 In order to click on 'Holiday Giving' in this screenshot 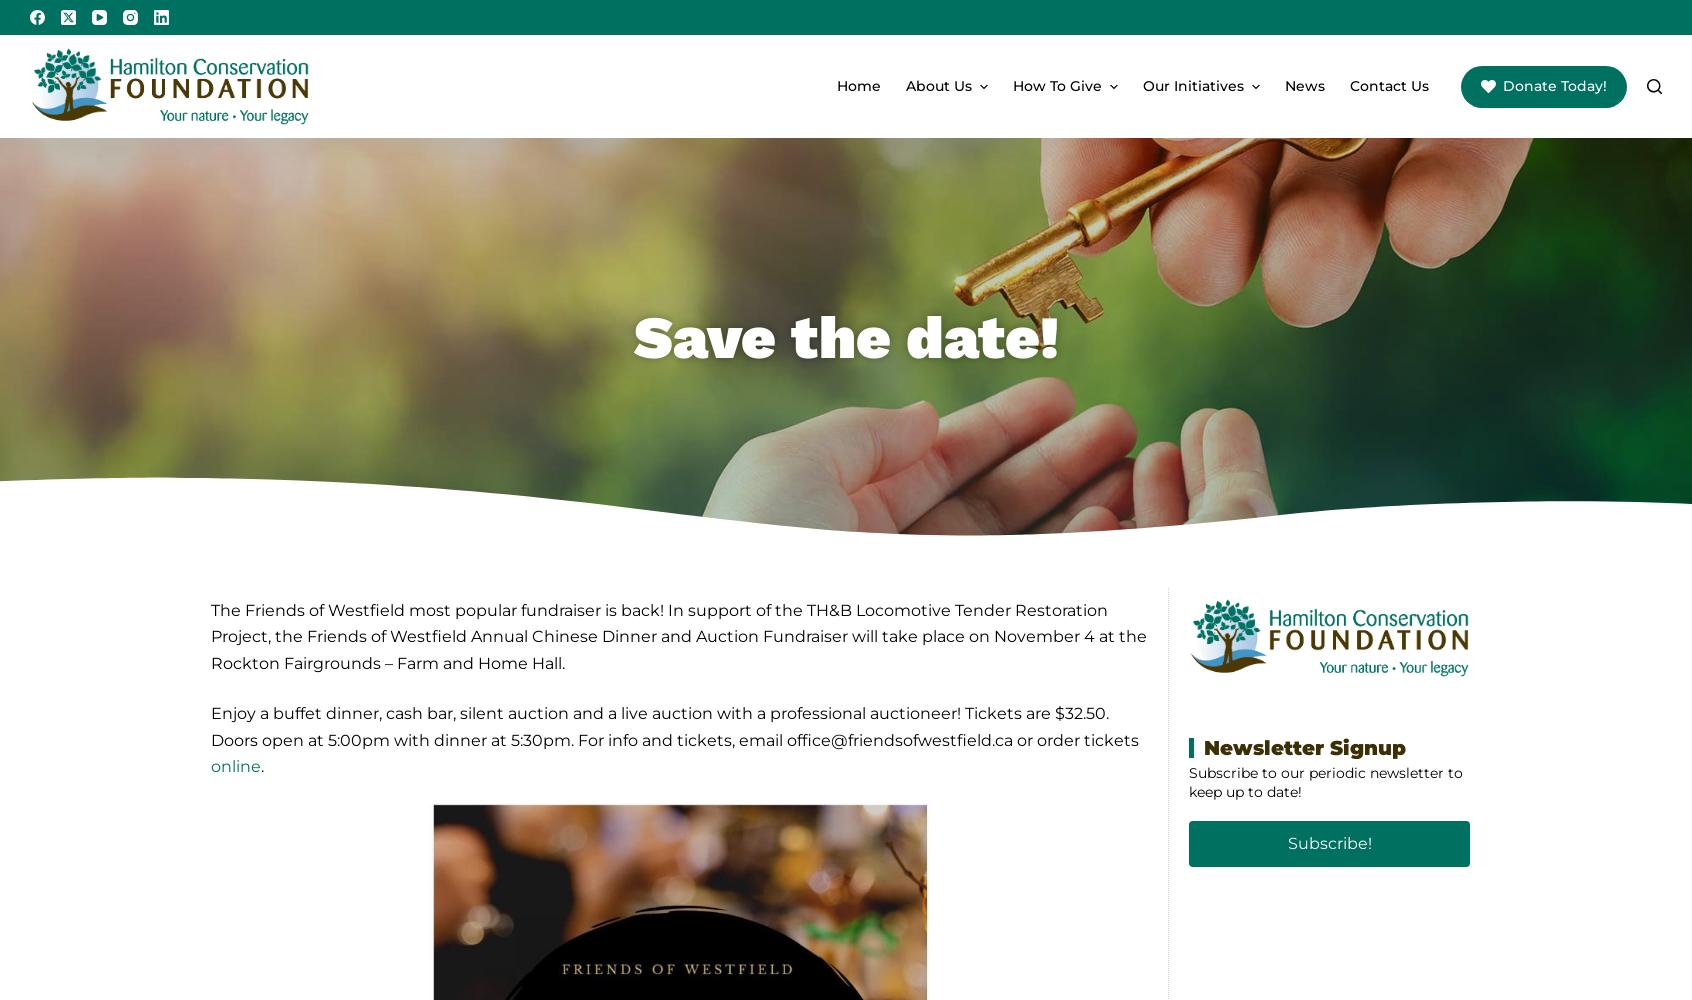, I will do `click(1062, 206)`.